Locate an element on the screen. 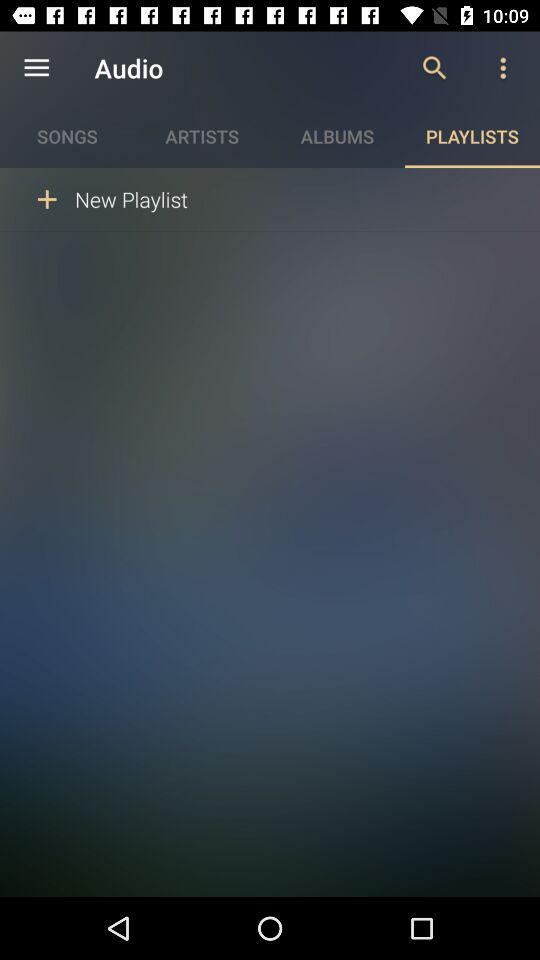  item above the songs is located at coordinates (36, 68).